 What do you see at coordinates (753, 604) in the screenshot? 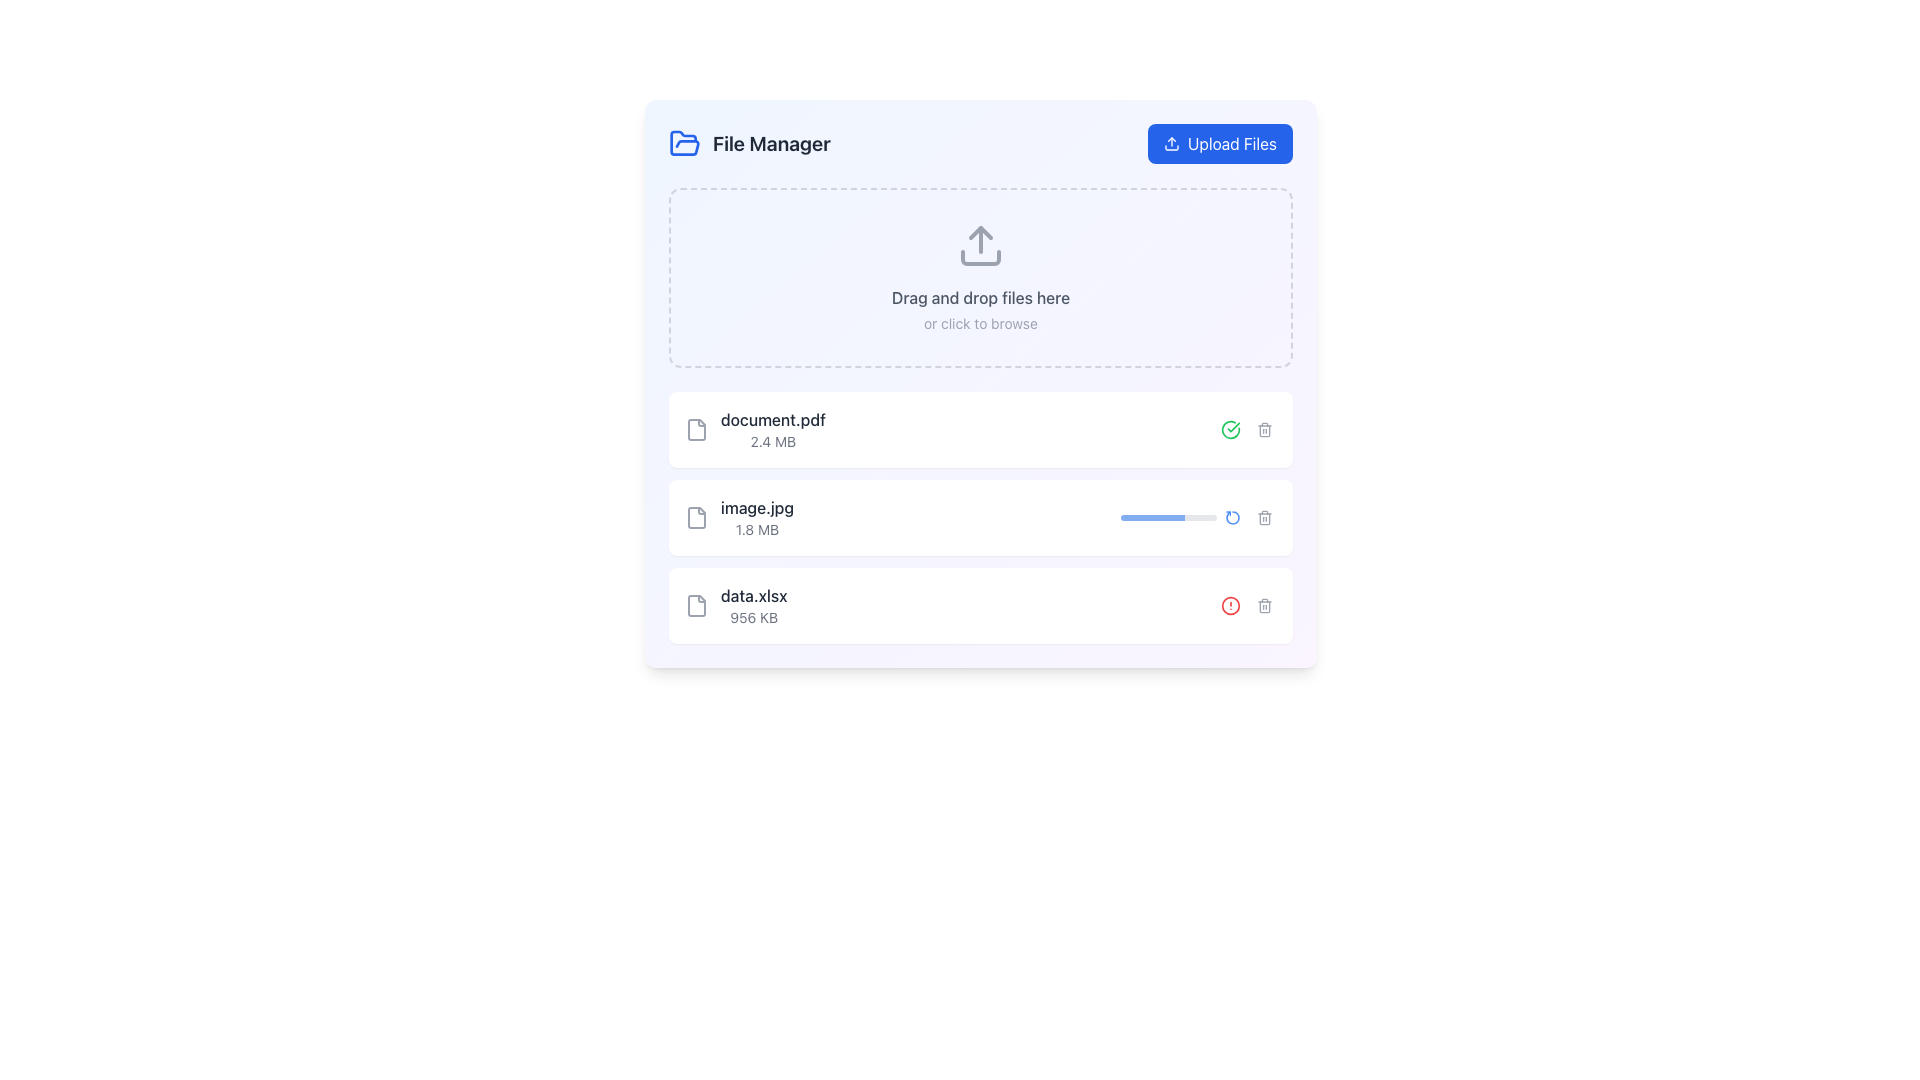
I see `the text label displaying 'data.xlsx' and '956 KB', which is the third item in a file management list, located to the right of a file icon` at bounding box center [753, 604].